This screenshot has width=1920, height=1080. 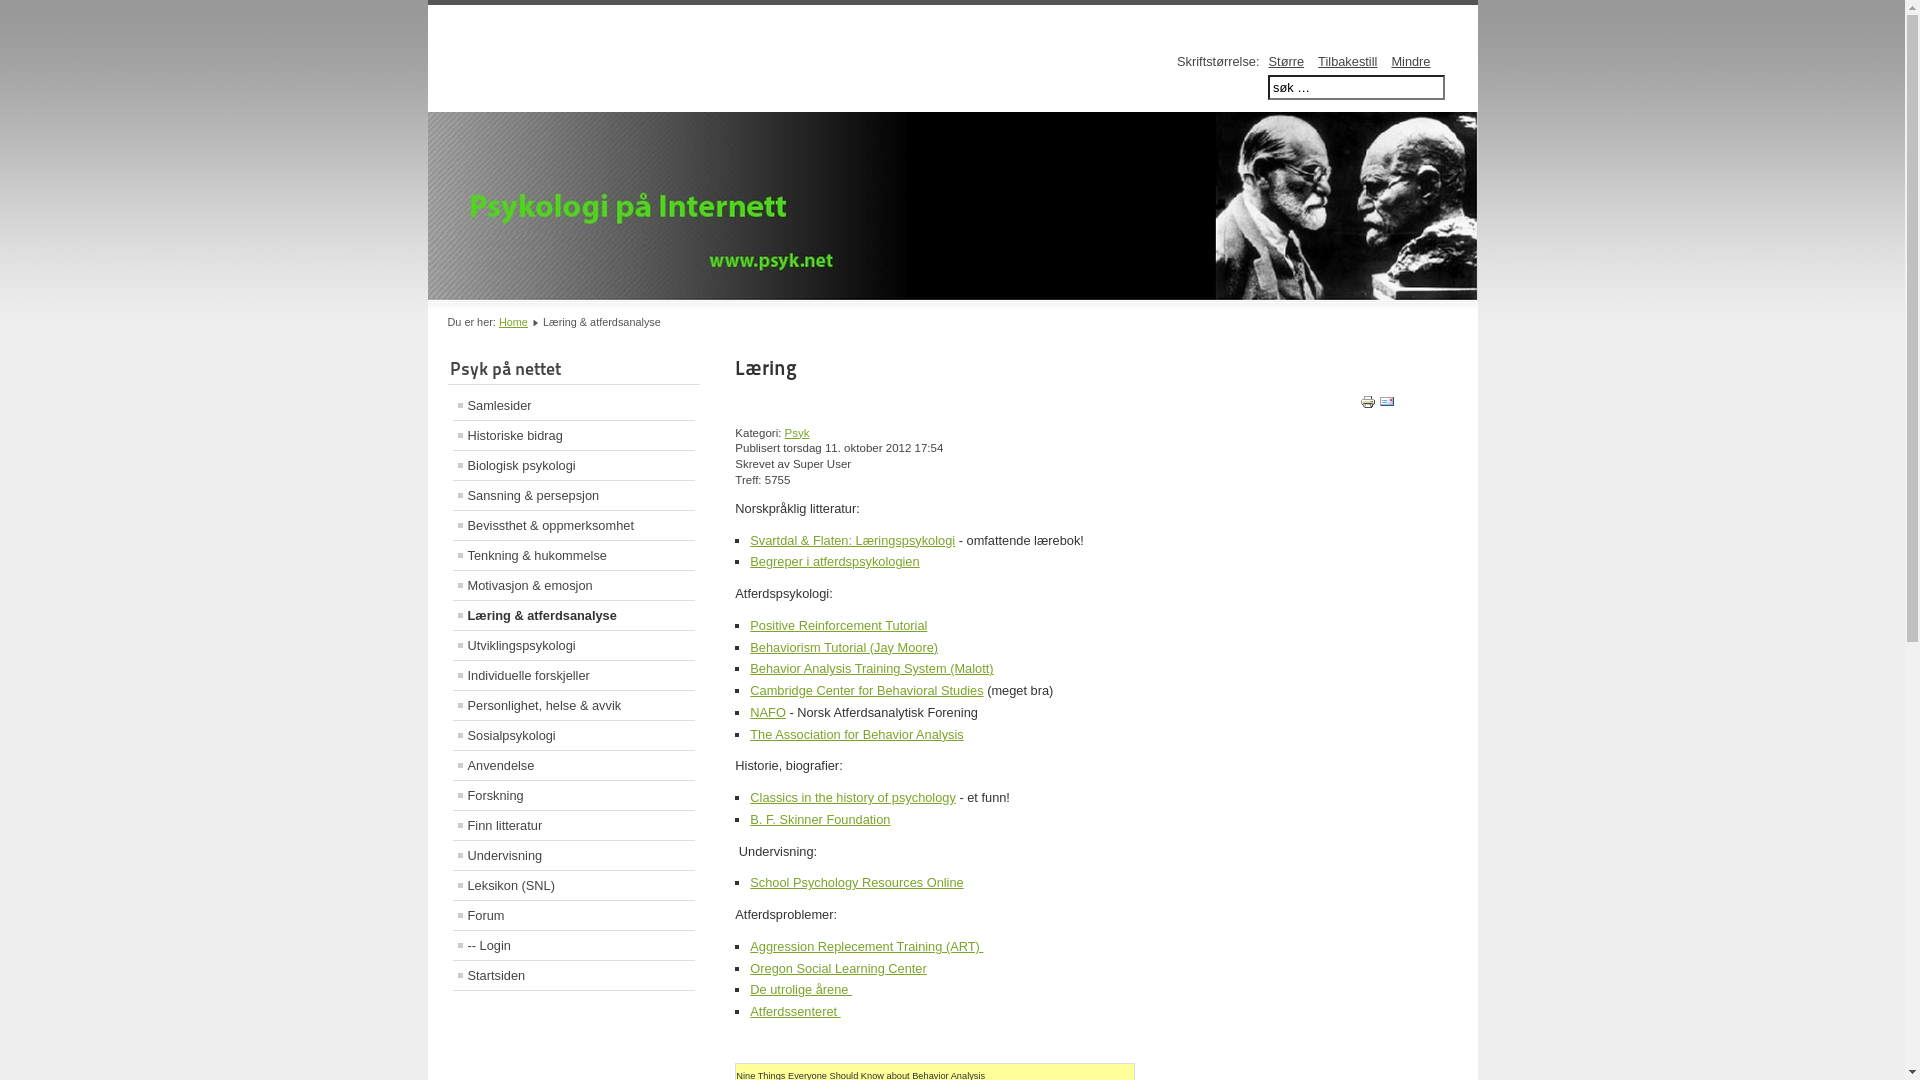 I want to click on 'Startsiden', so click(x=450, y=974).